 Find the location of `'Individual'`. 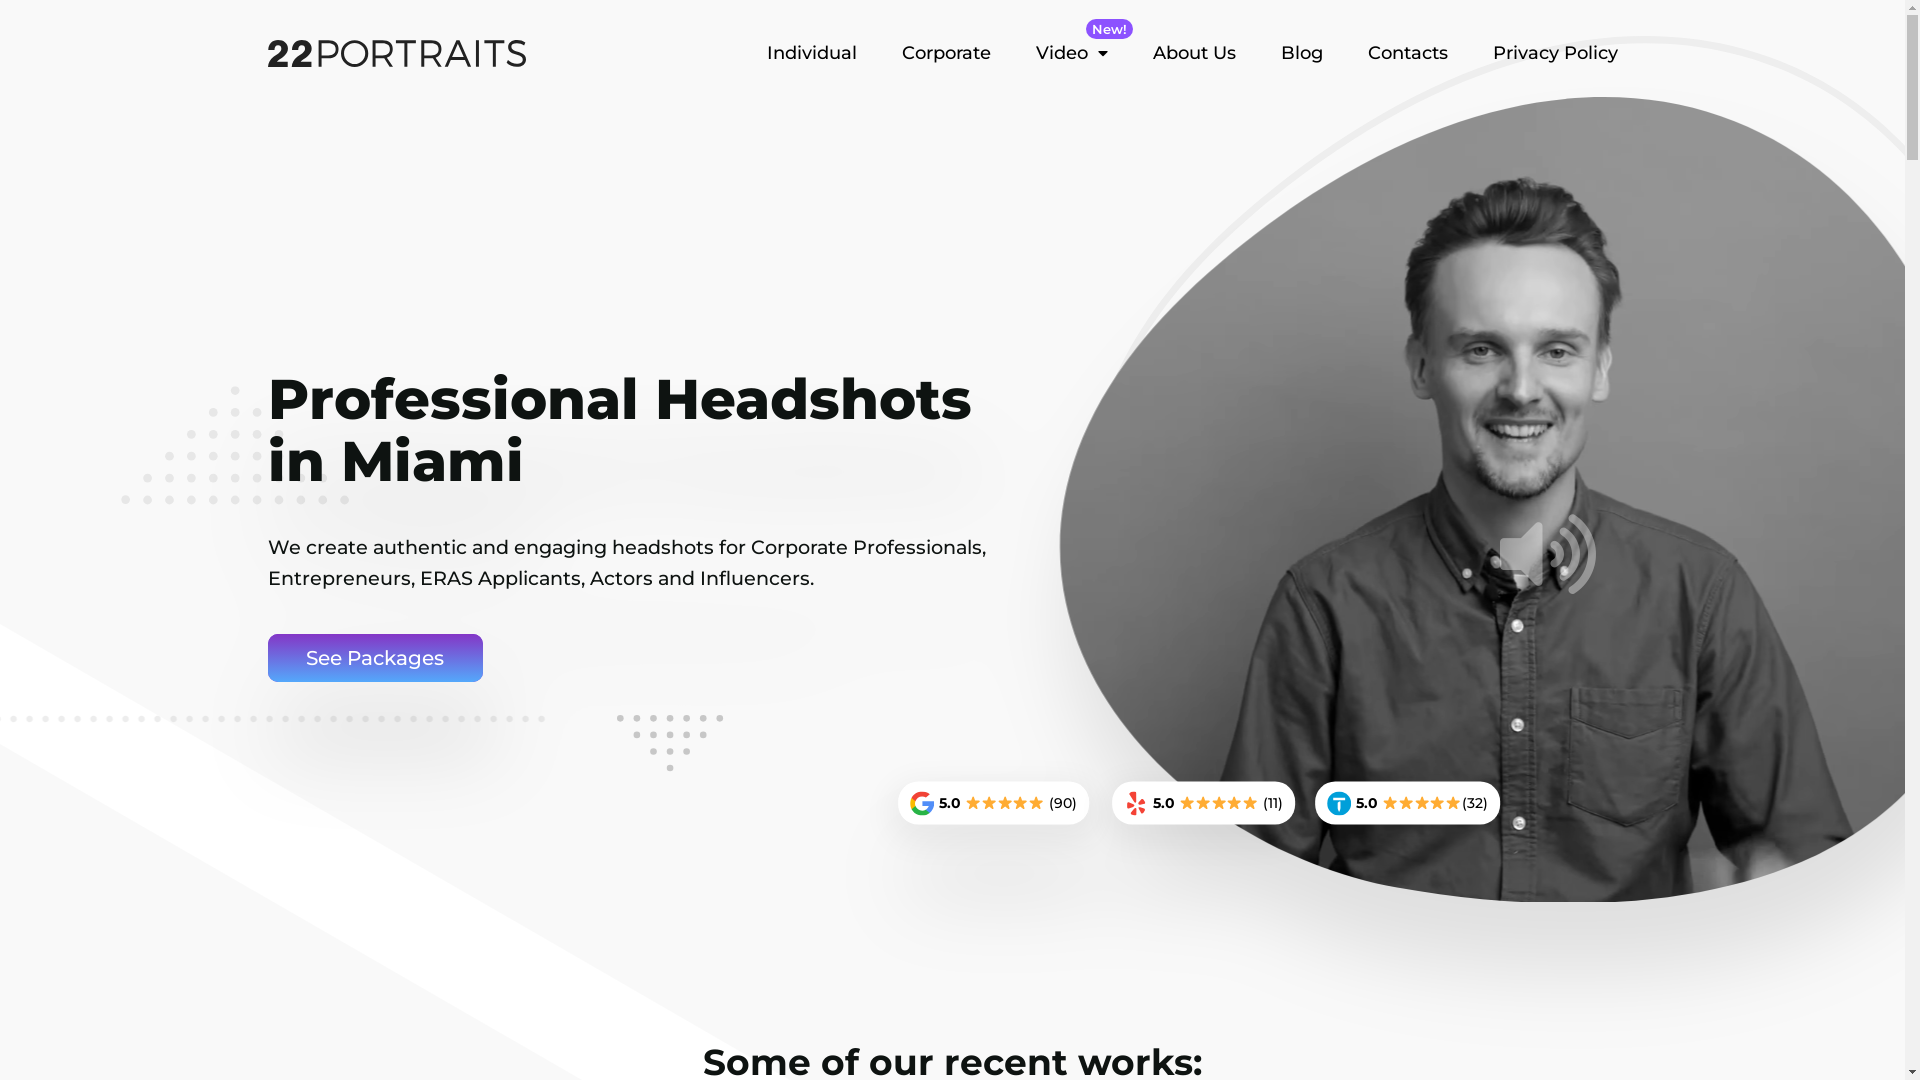

'Individual' is located at coordinates (811, 52).